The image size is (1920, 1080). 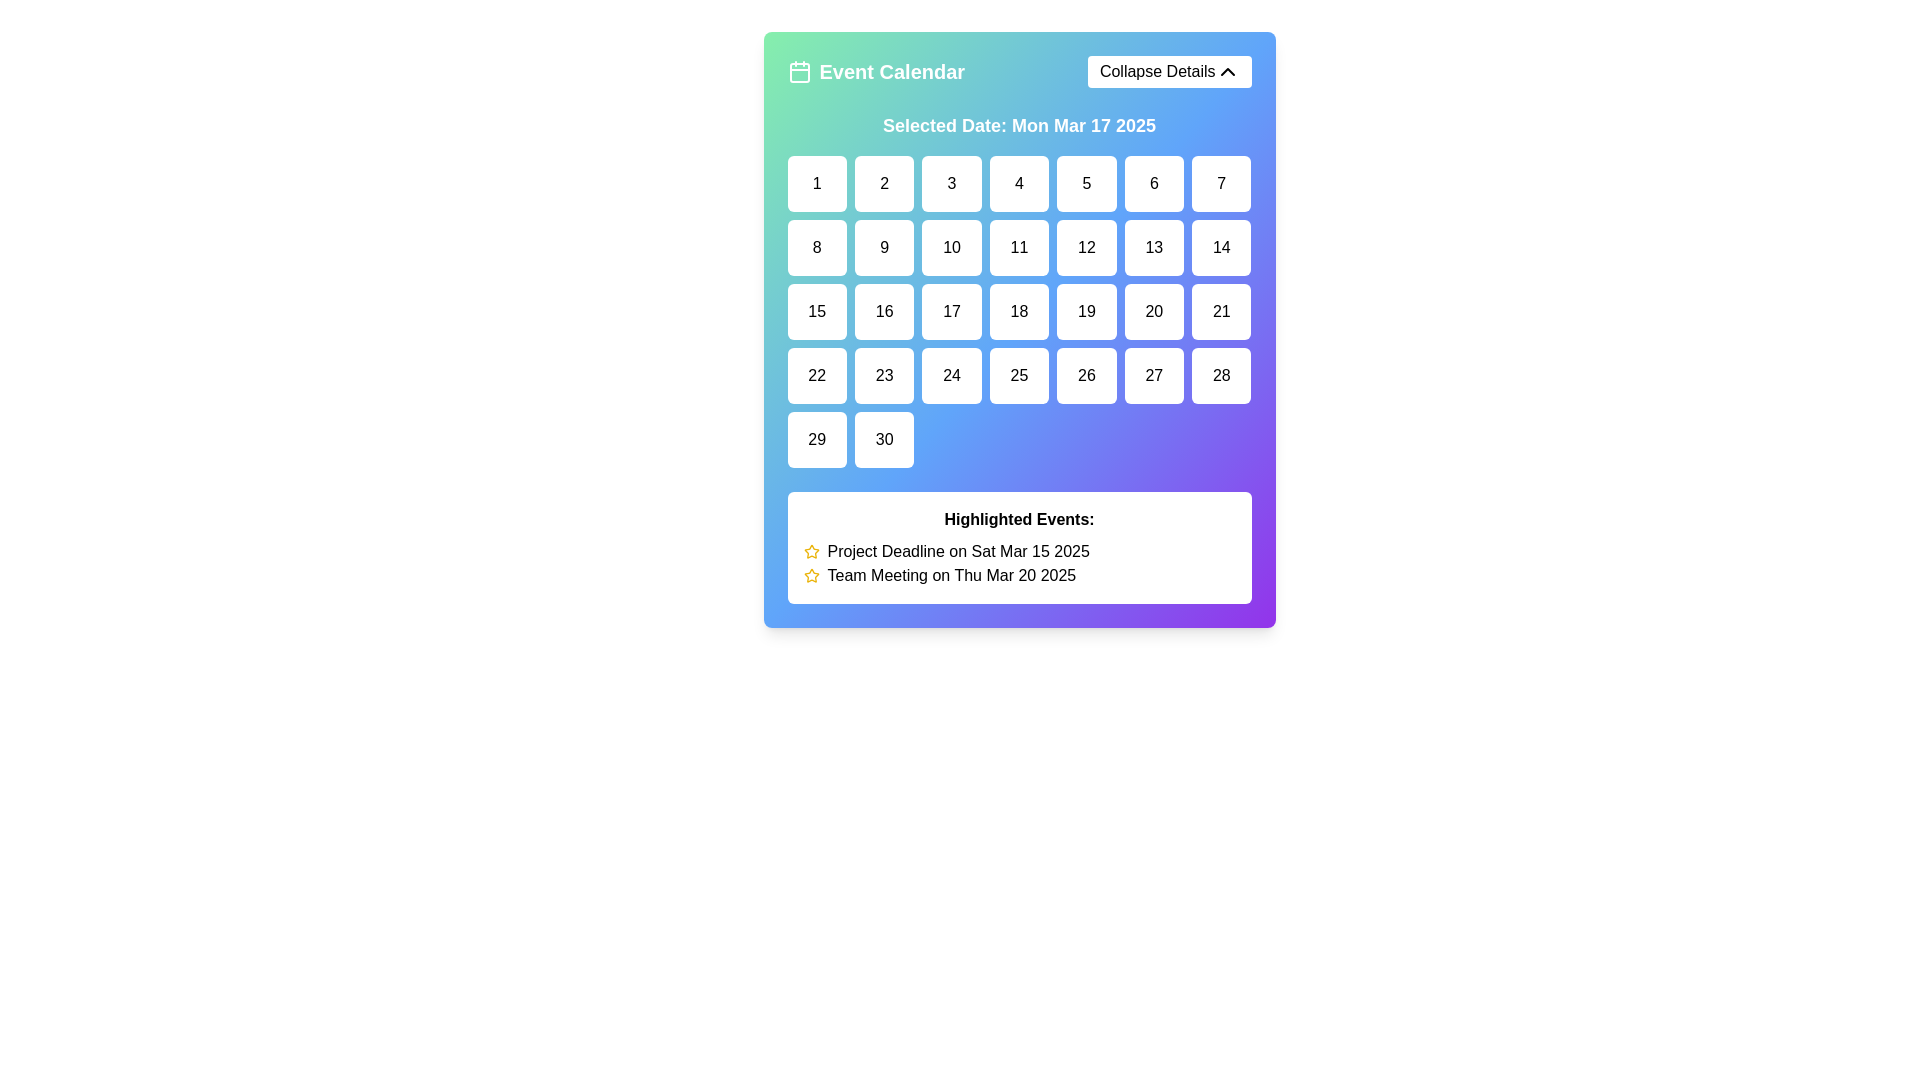 What do you see at coordinates (817, 438) in the screenshot?
I see `the white square button with rounded corners that has the black numeral '29' centered inside` at bounding box center [817, 438].